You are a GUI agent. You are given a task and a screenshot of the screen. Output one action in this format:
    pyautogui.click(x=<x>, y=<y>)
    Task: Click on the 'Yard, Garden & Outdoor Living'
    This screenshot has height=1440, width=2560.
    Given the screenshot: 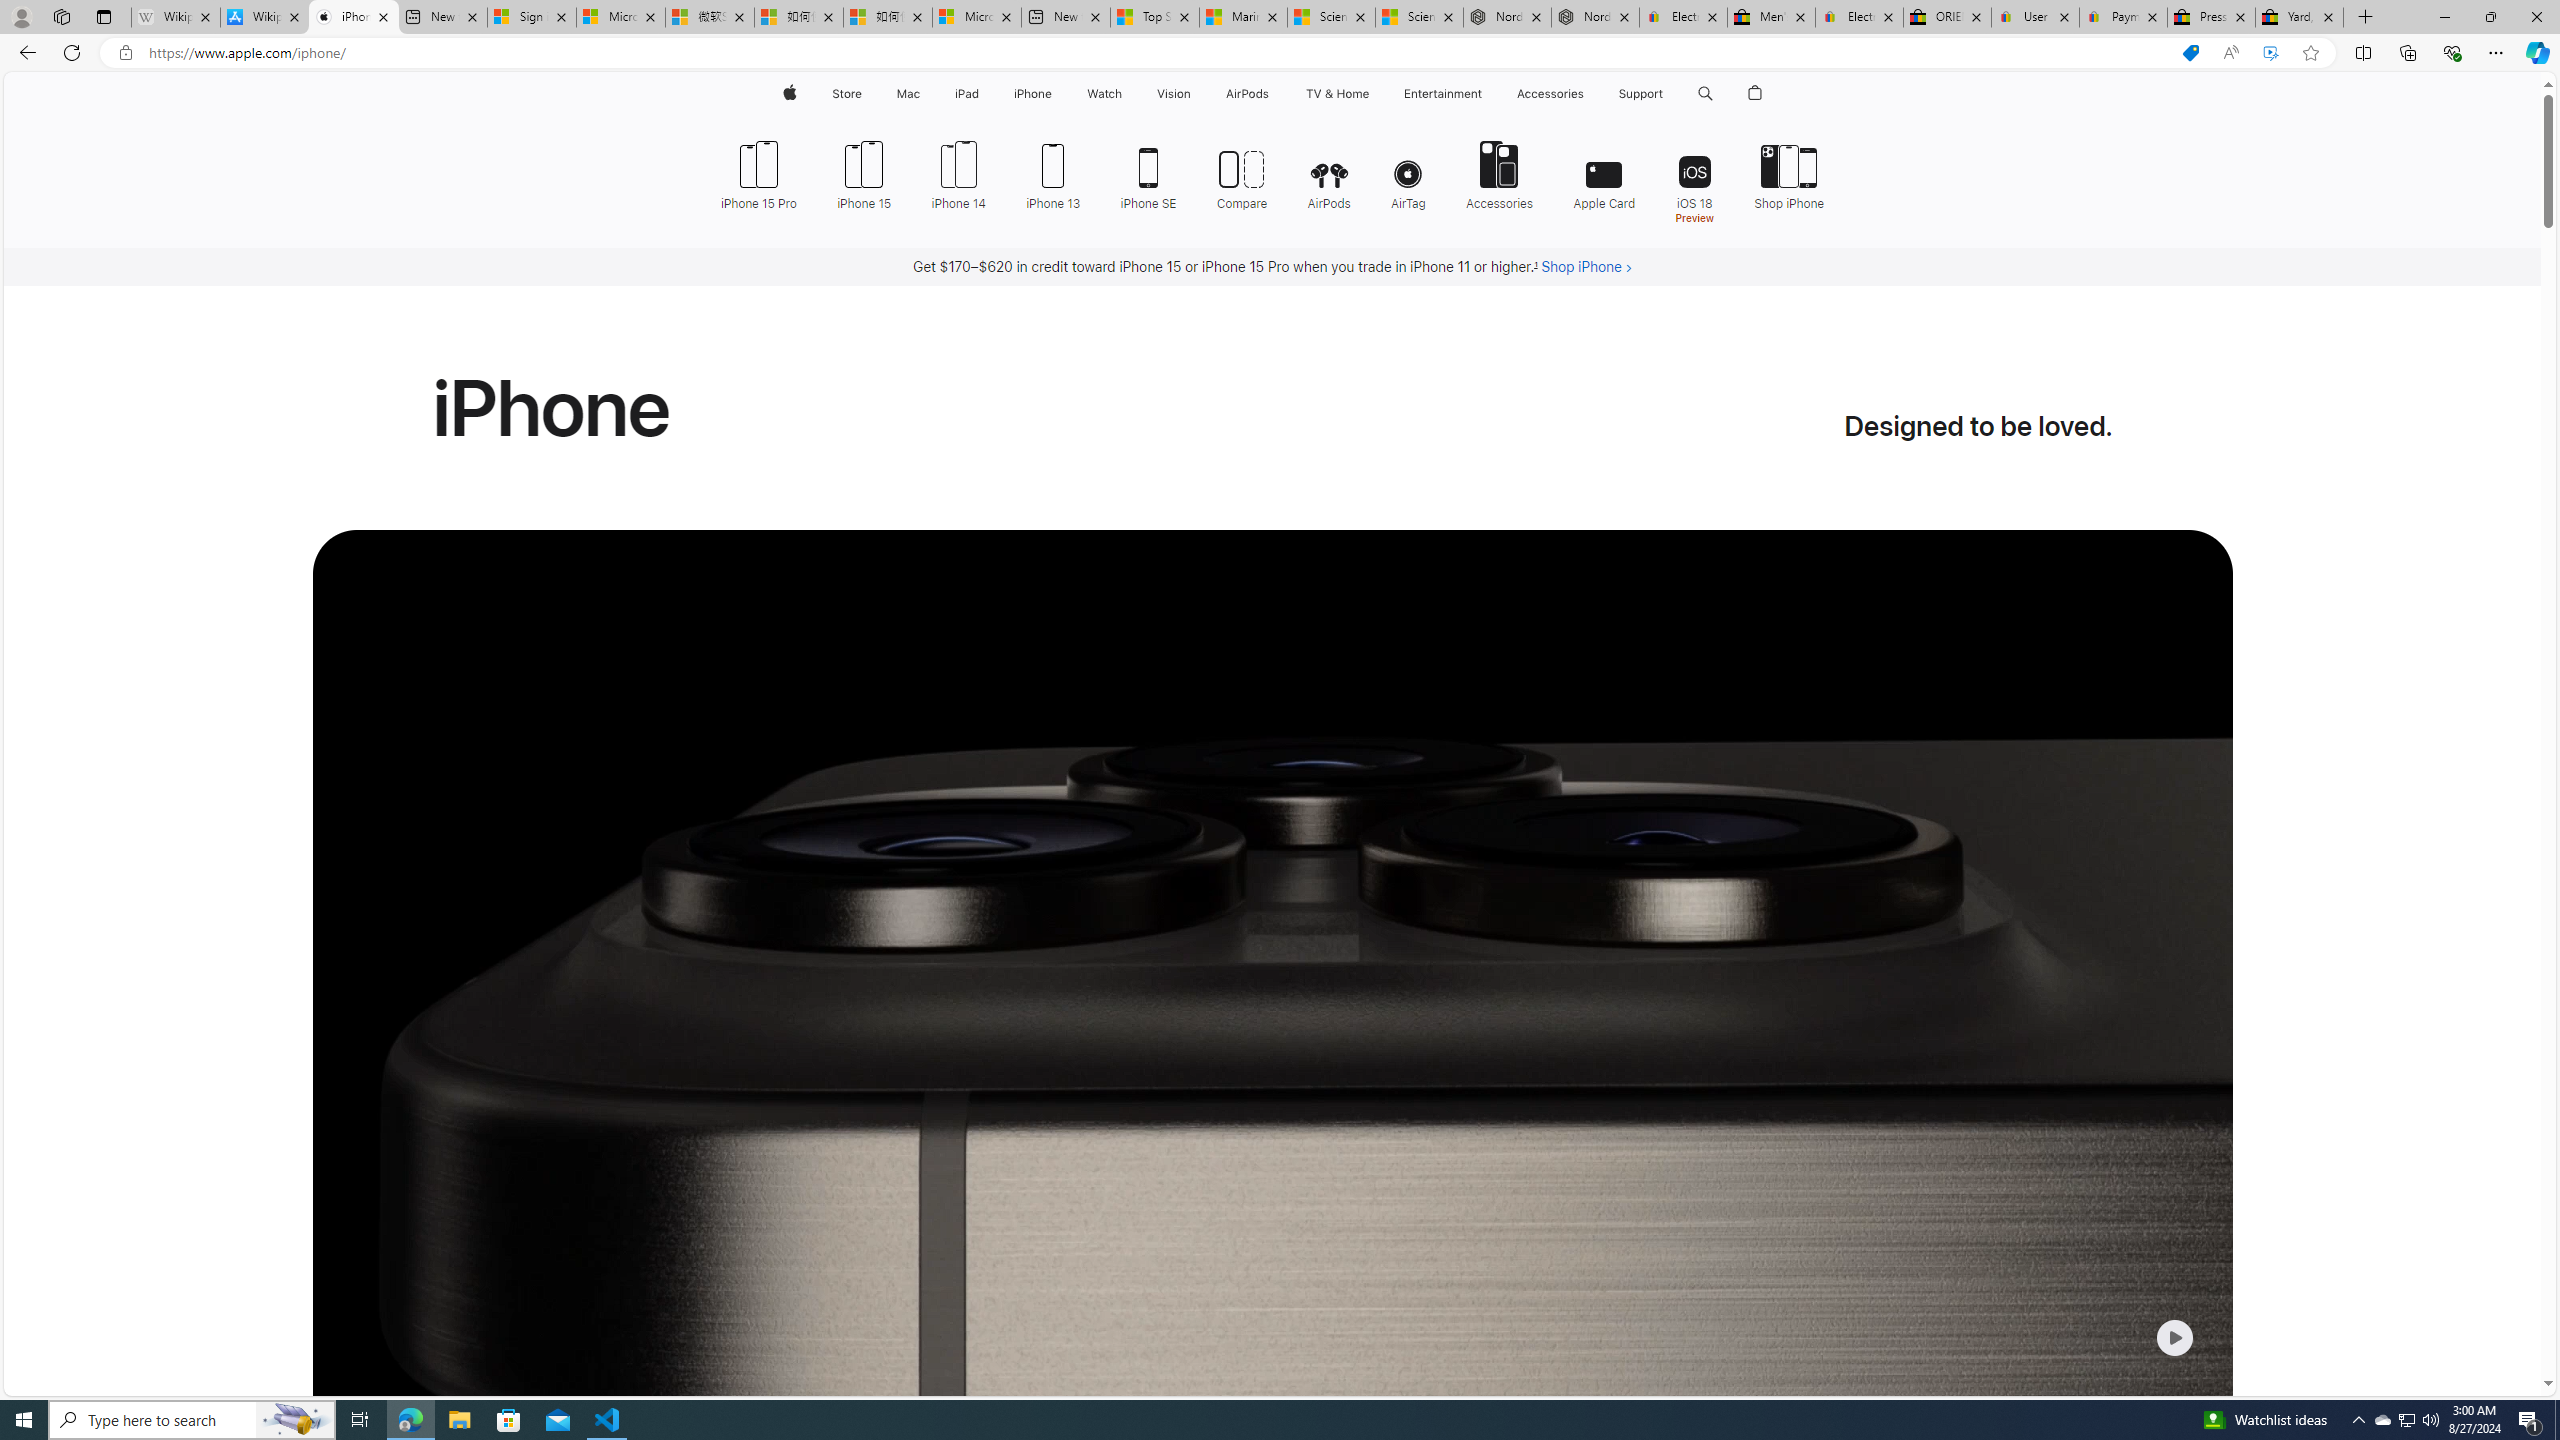 What is the action you would take?
    pyautogui.click(x=2299, y=16)
    